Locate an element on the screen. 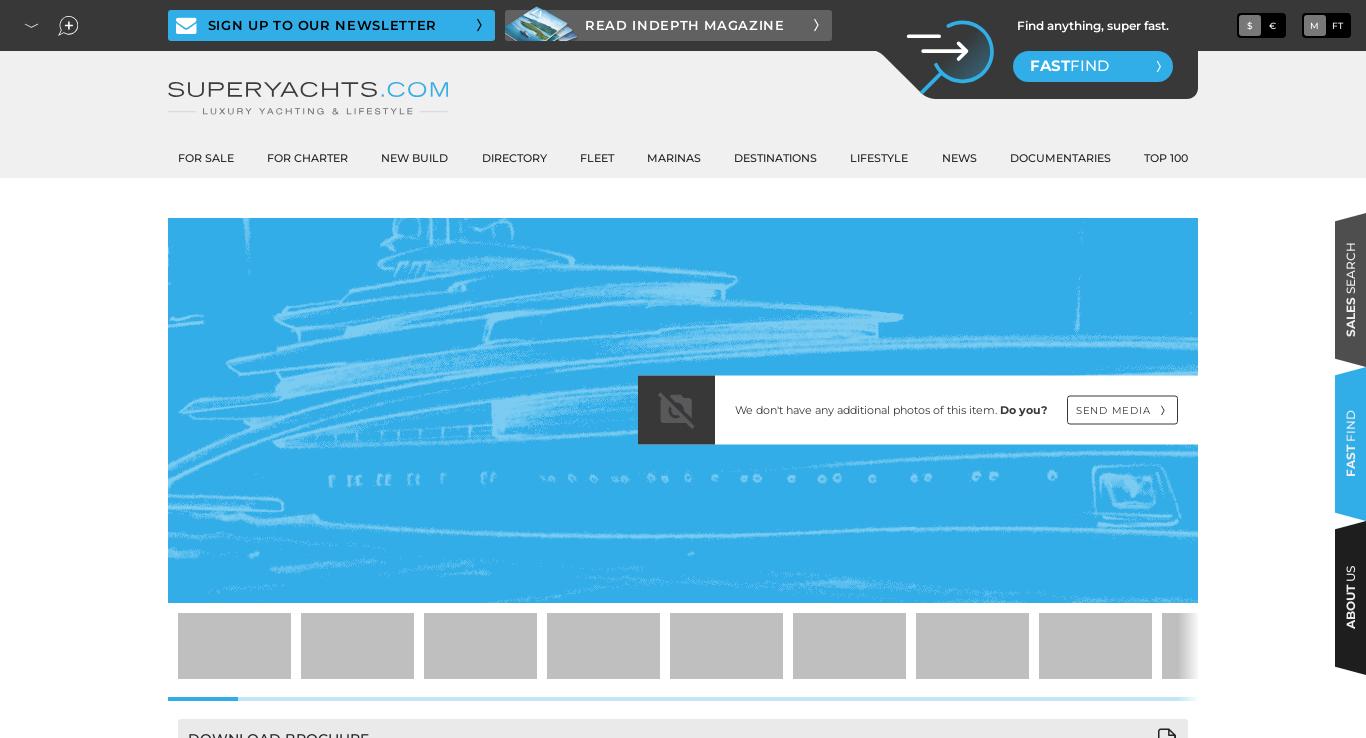  'Design' is located at coordinates (799, 149).